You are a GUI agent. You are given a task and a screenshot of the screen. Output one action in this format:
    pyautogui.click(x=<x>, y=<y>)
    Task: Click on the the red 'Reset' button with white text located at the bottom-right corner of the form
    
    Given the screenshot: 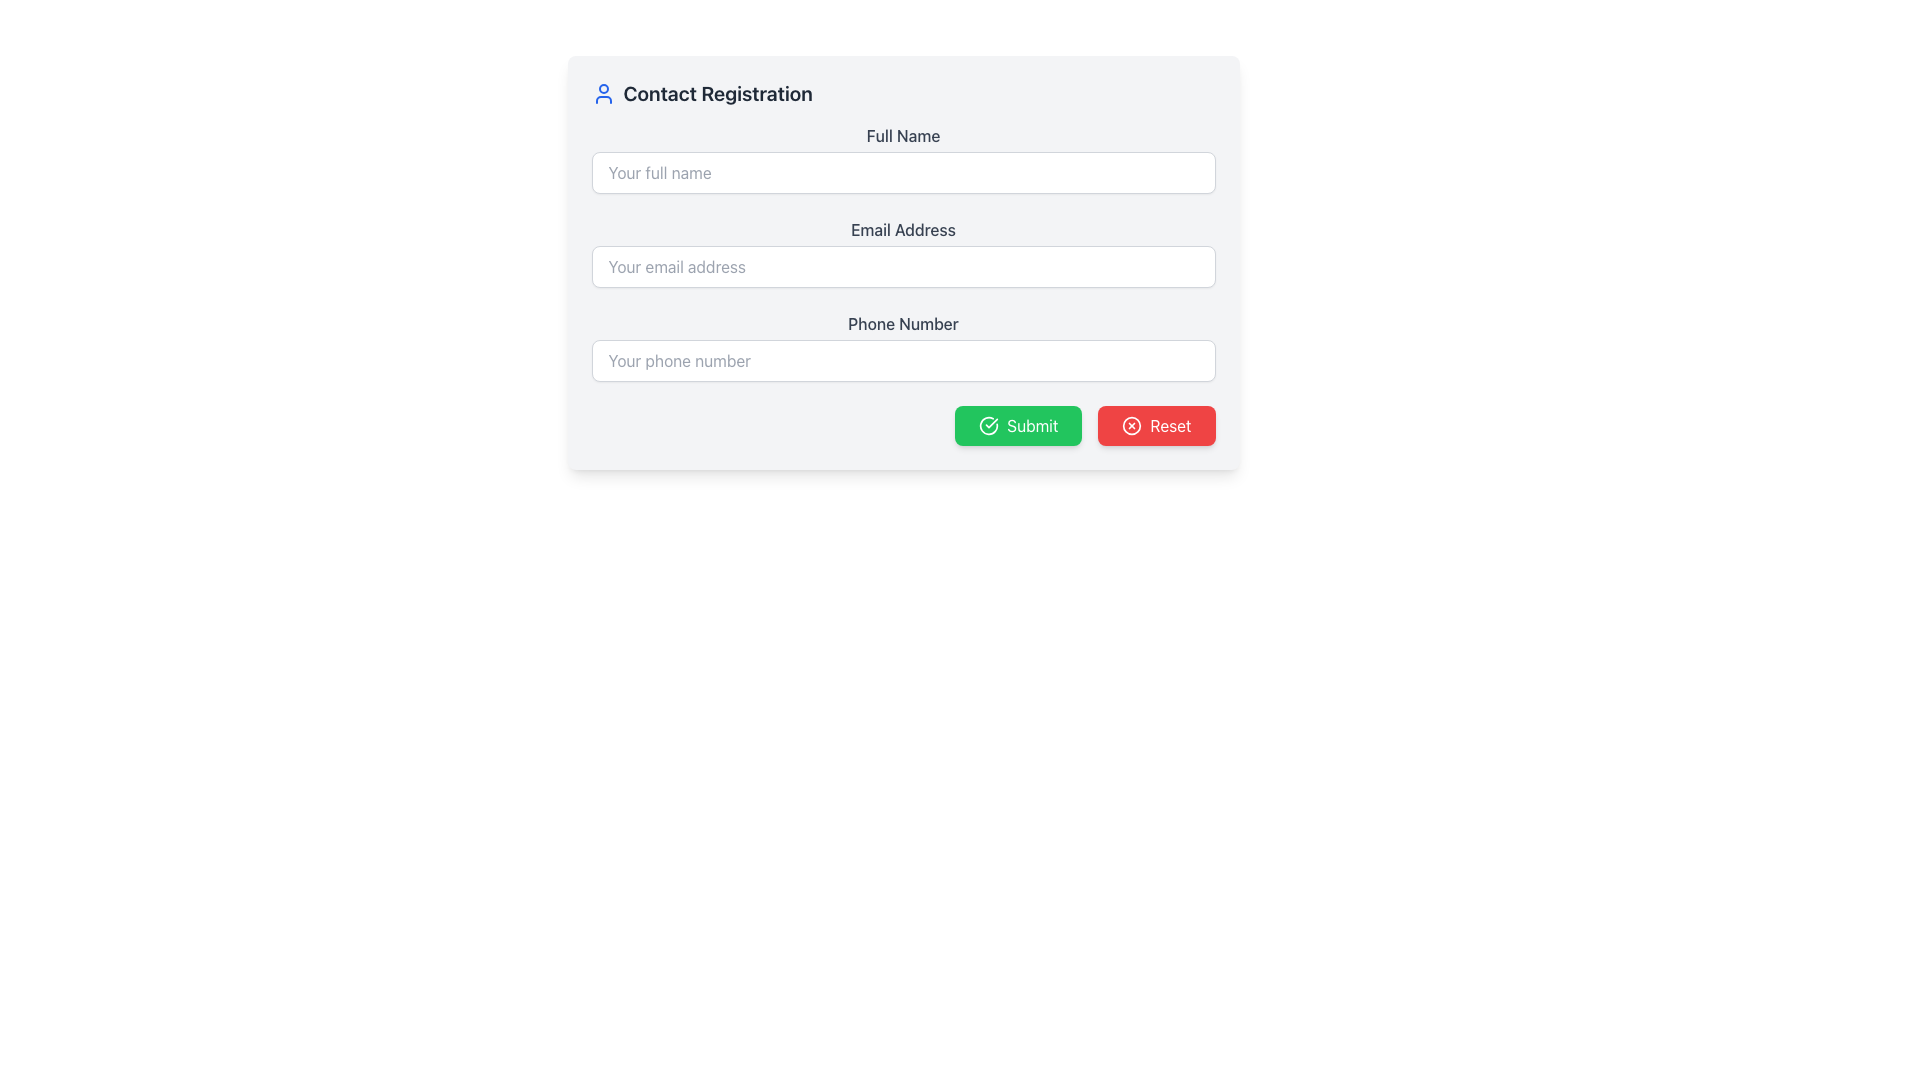 What is the action you would take?
    pyautogui.click(x=1171, y=424)
    